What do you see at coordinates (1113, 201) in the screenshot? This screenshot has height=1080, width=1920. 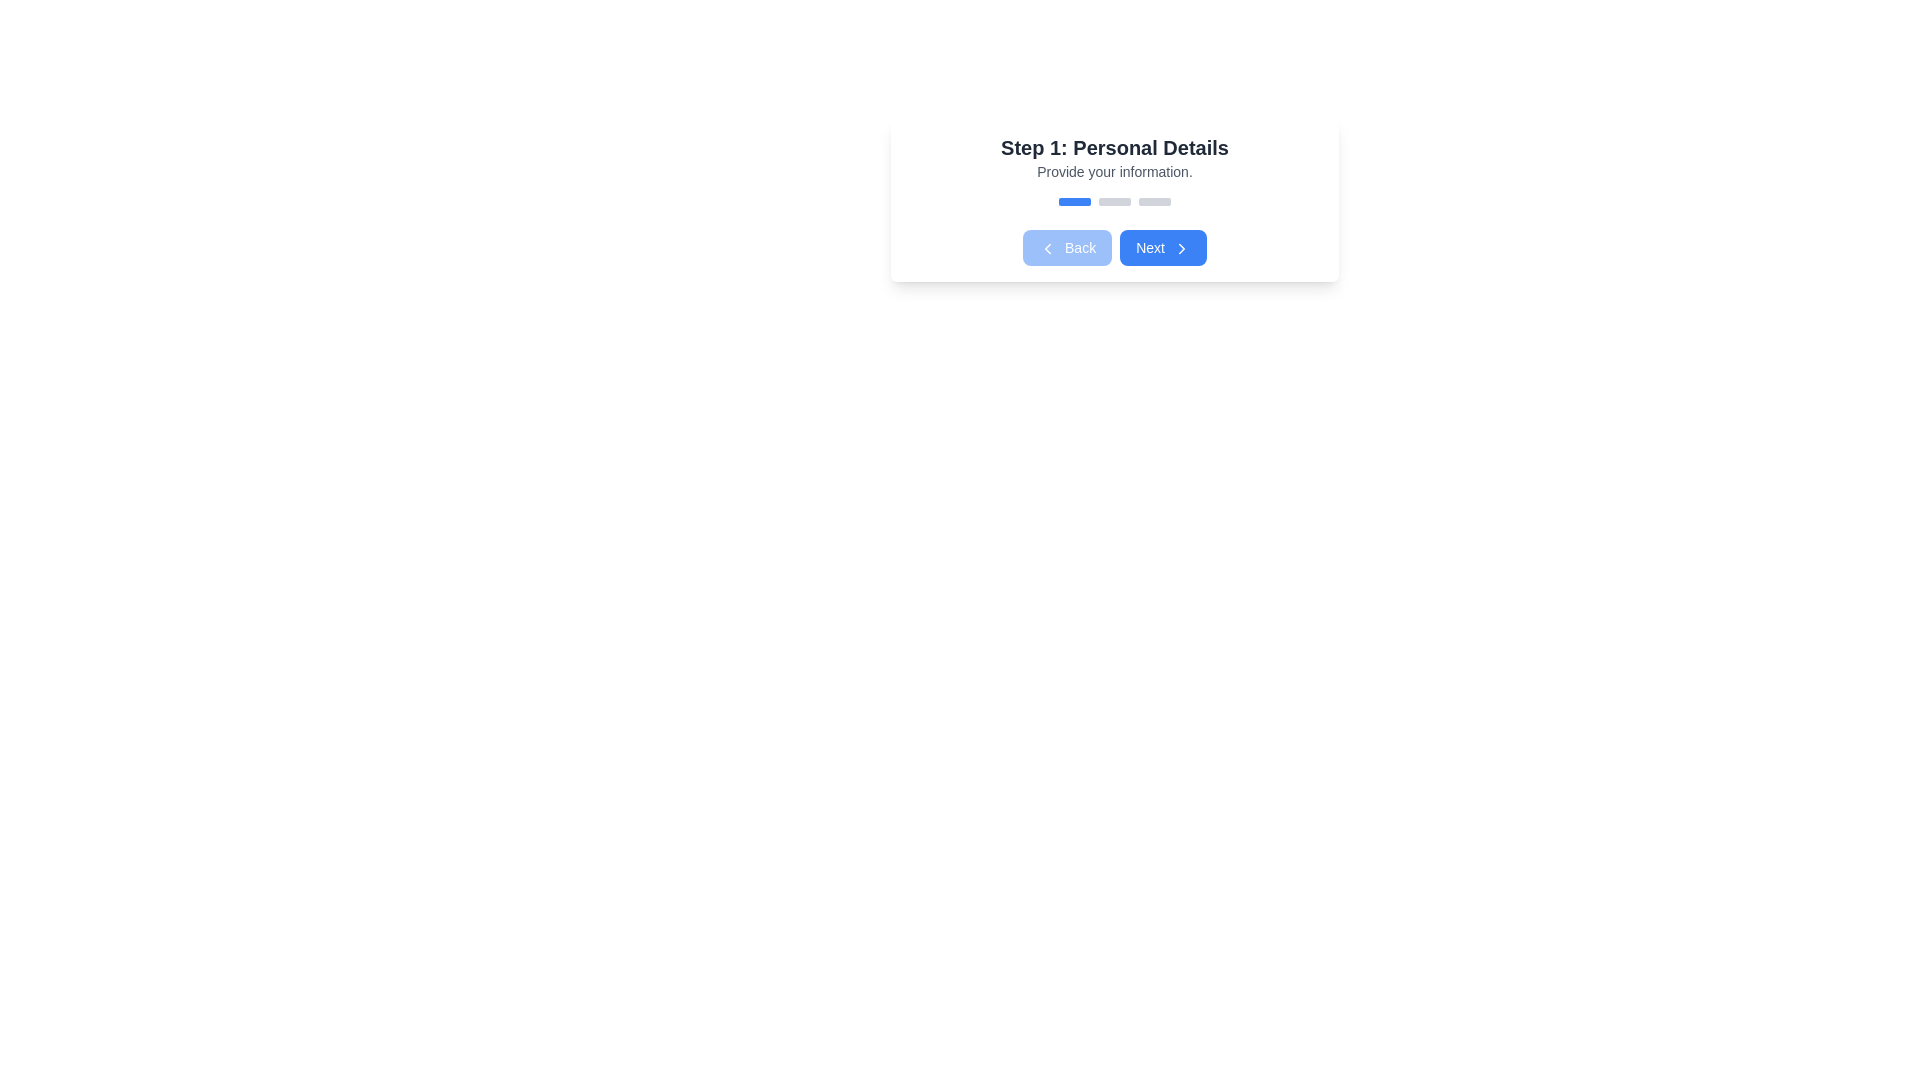 I see `the second gray progress indicator segment, which is part of a visual progress bar located beneath the 'Step 1: Personal Details' header` at bounding box center [1113, 201].